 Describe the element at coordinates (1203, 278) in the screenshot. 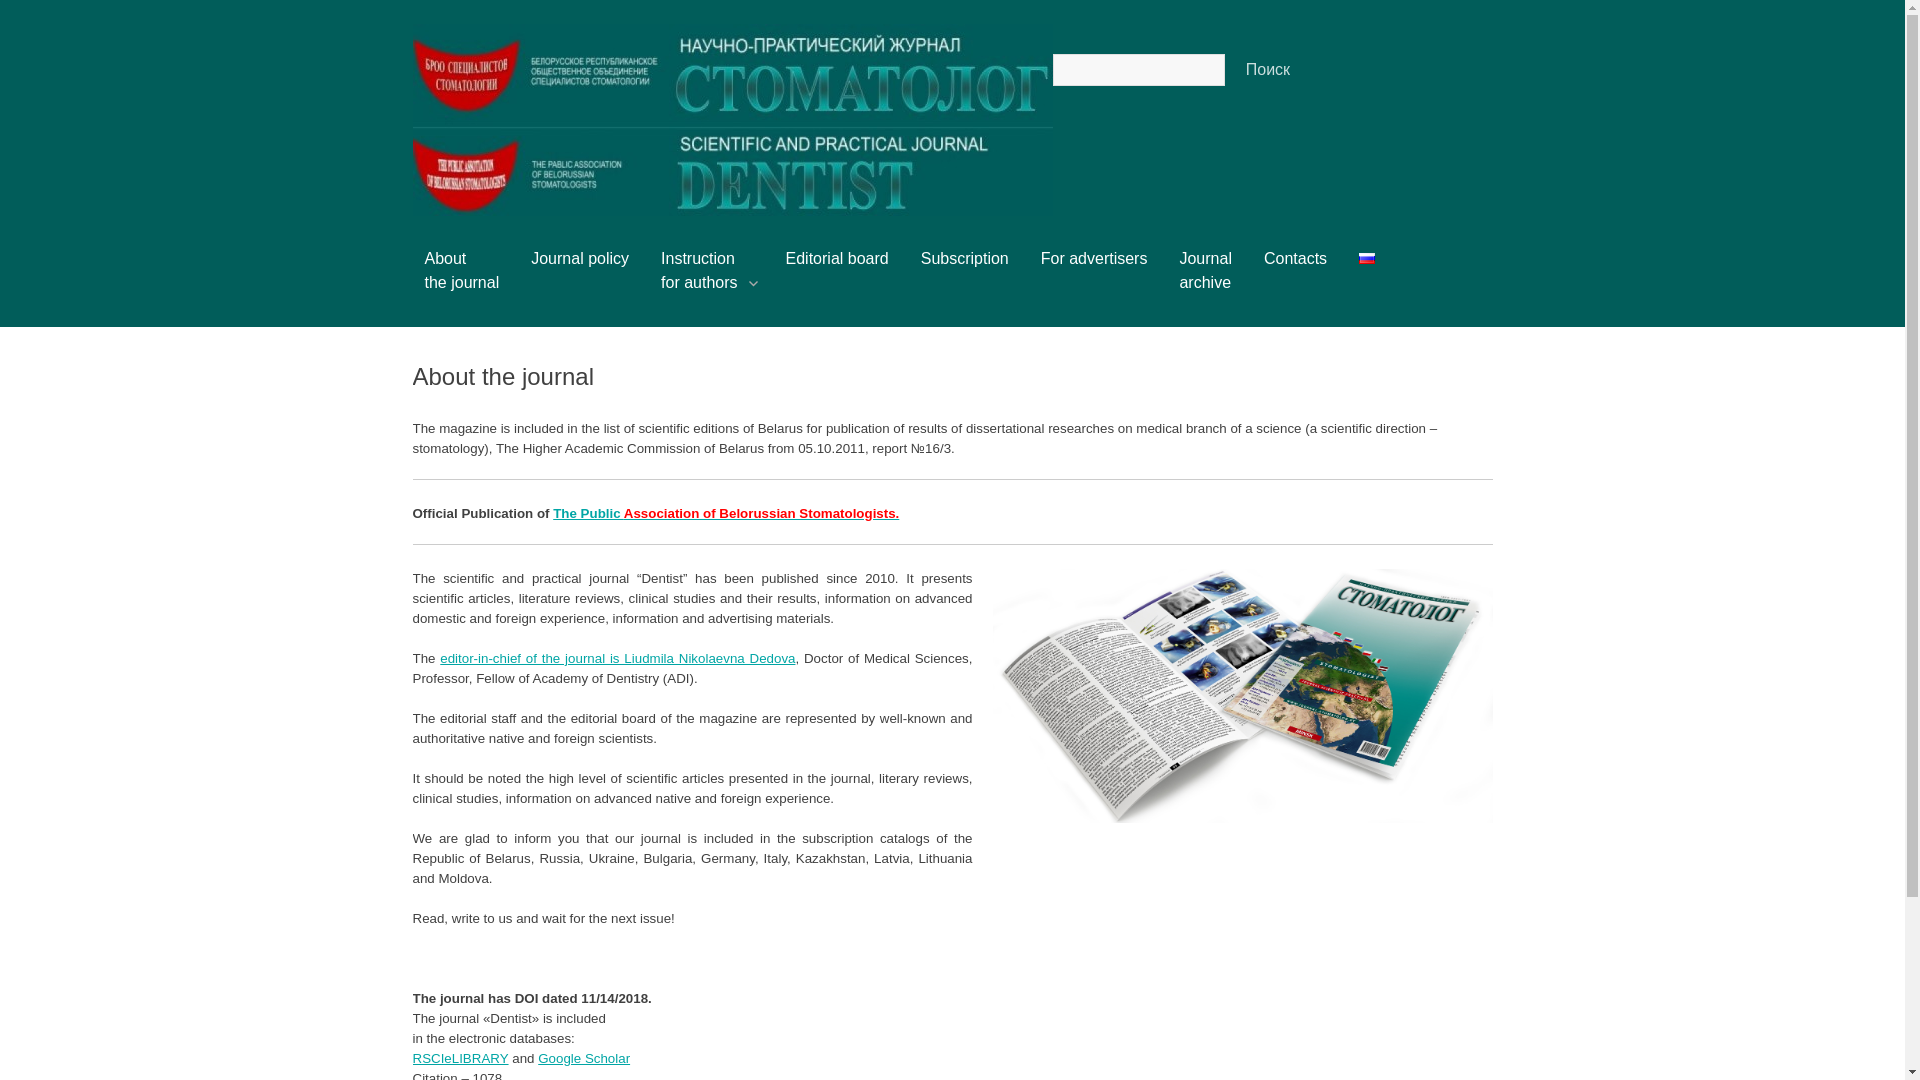

I see `'Journal` at that location.